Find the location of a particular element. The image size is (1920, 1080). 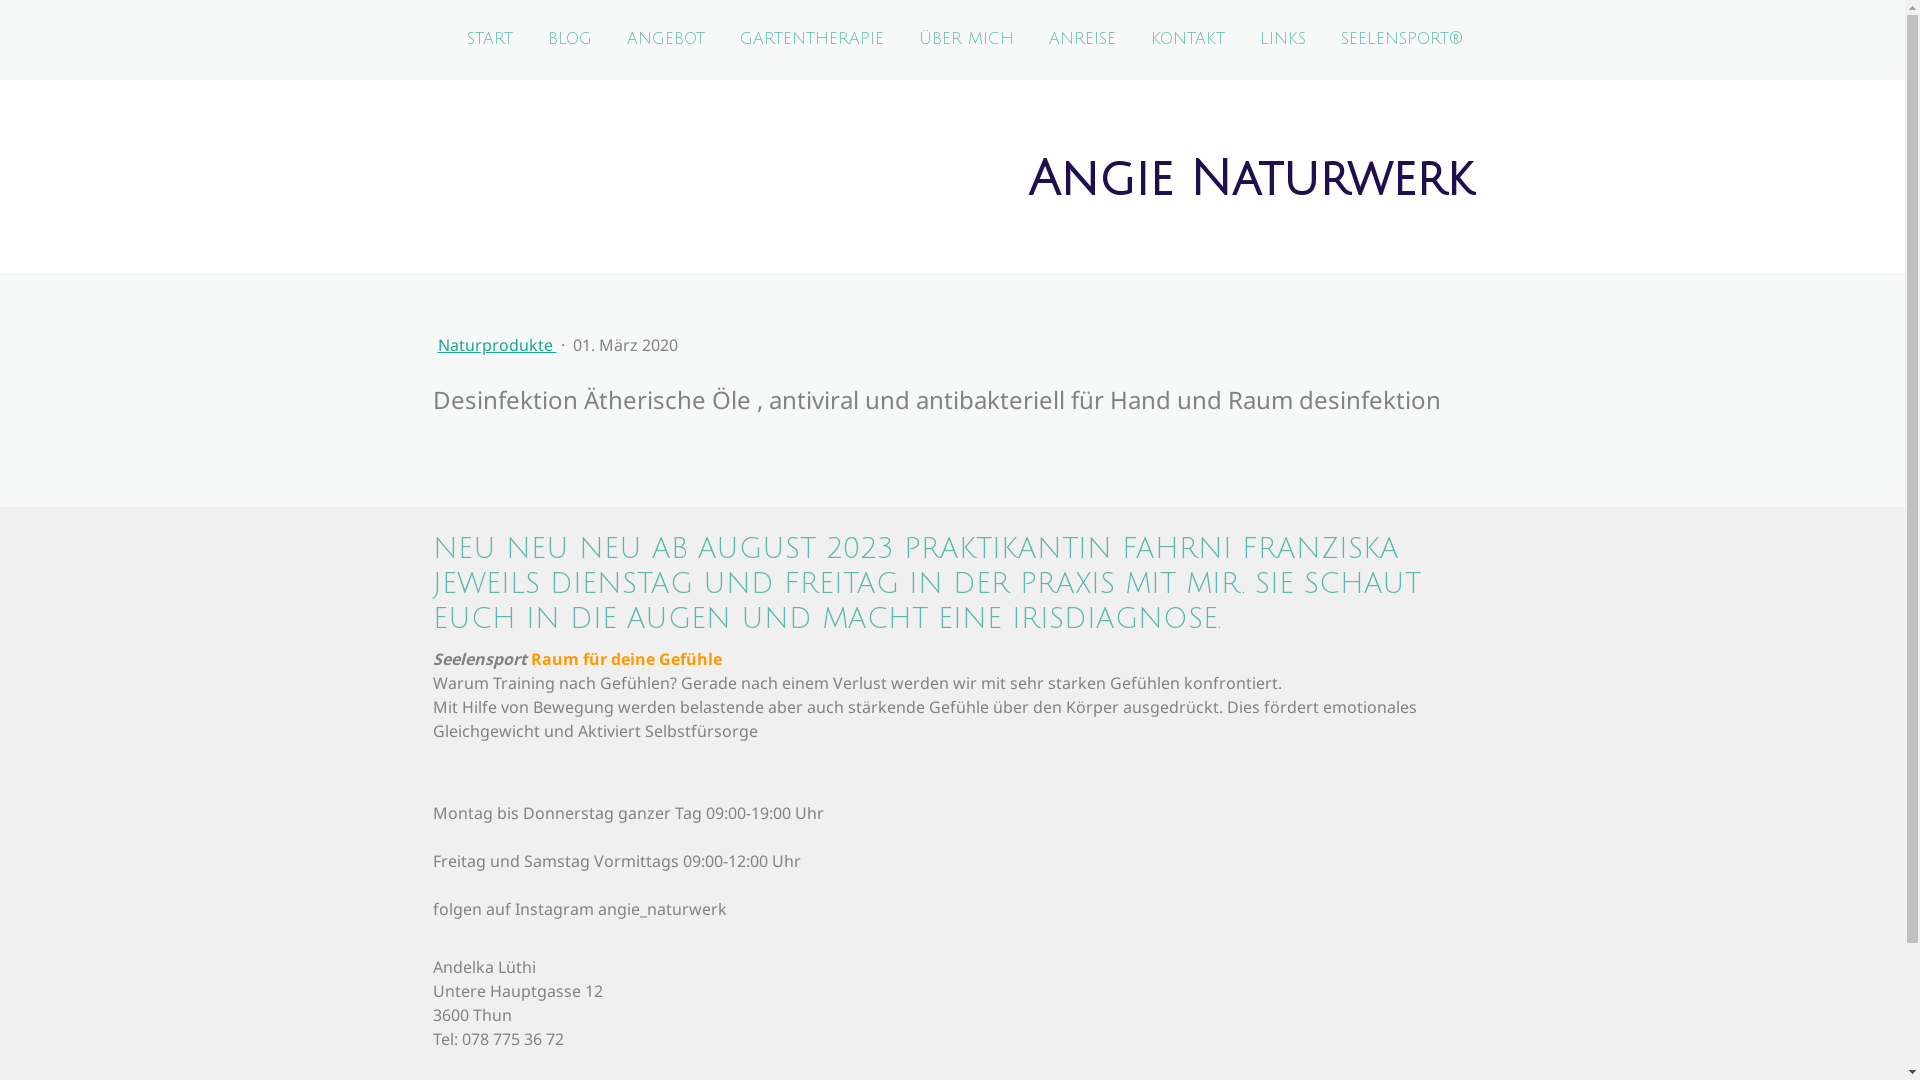

'GARTENTHERAPIE' is located at coordinates (811, 39).